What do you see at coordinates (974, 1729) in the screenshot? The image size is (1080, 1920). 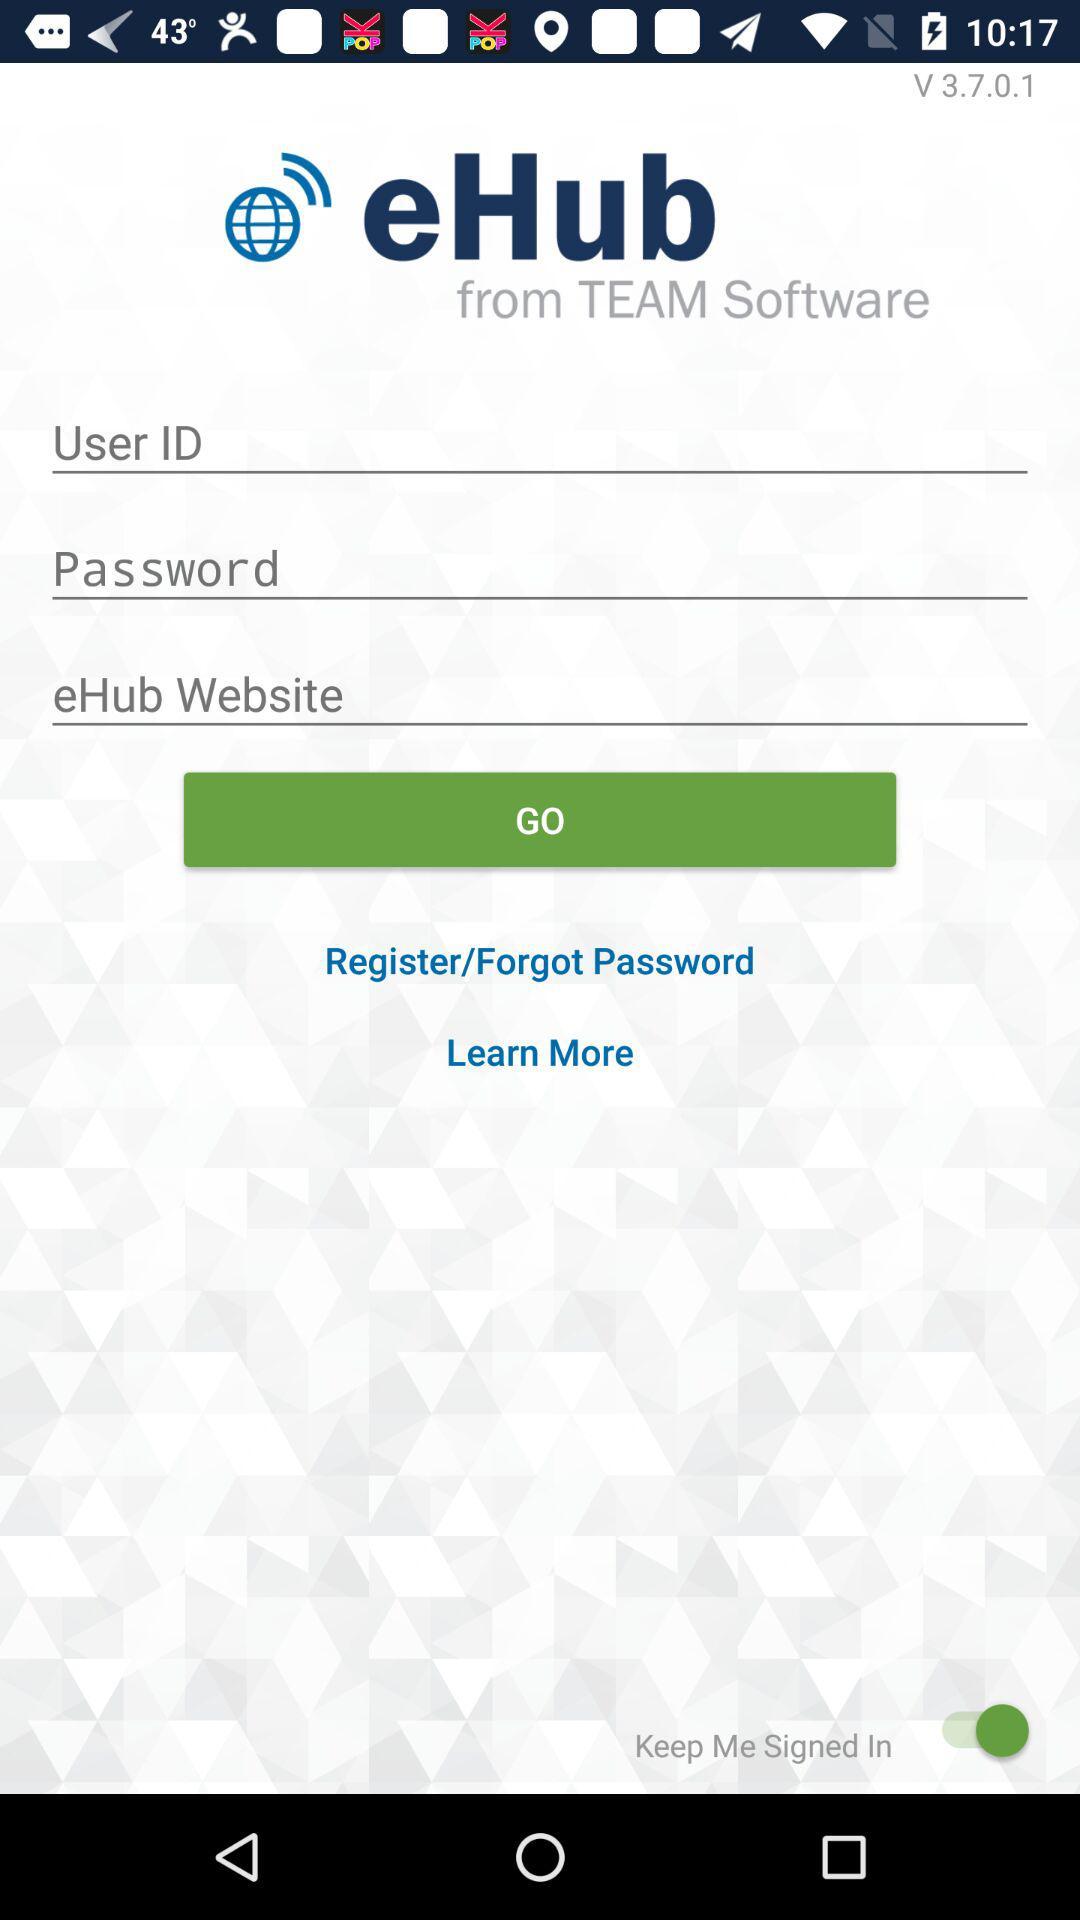 I see `keep me signed in button` at bounding box center [974, 1729].